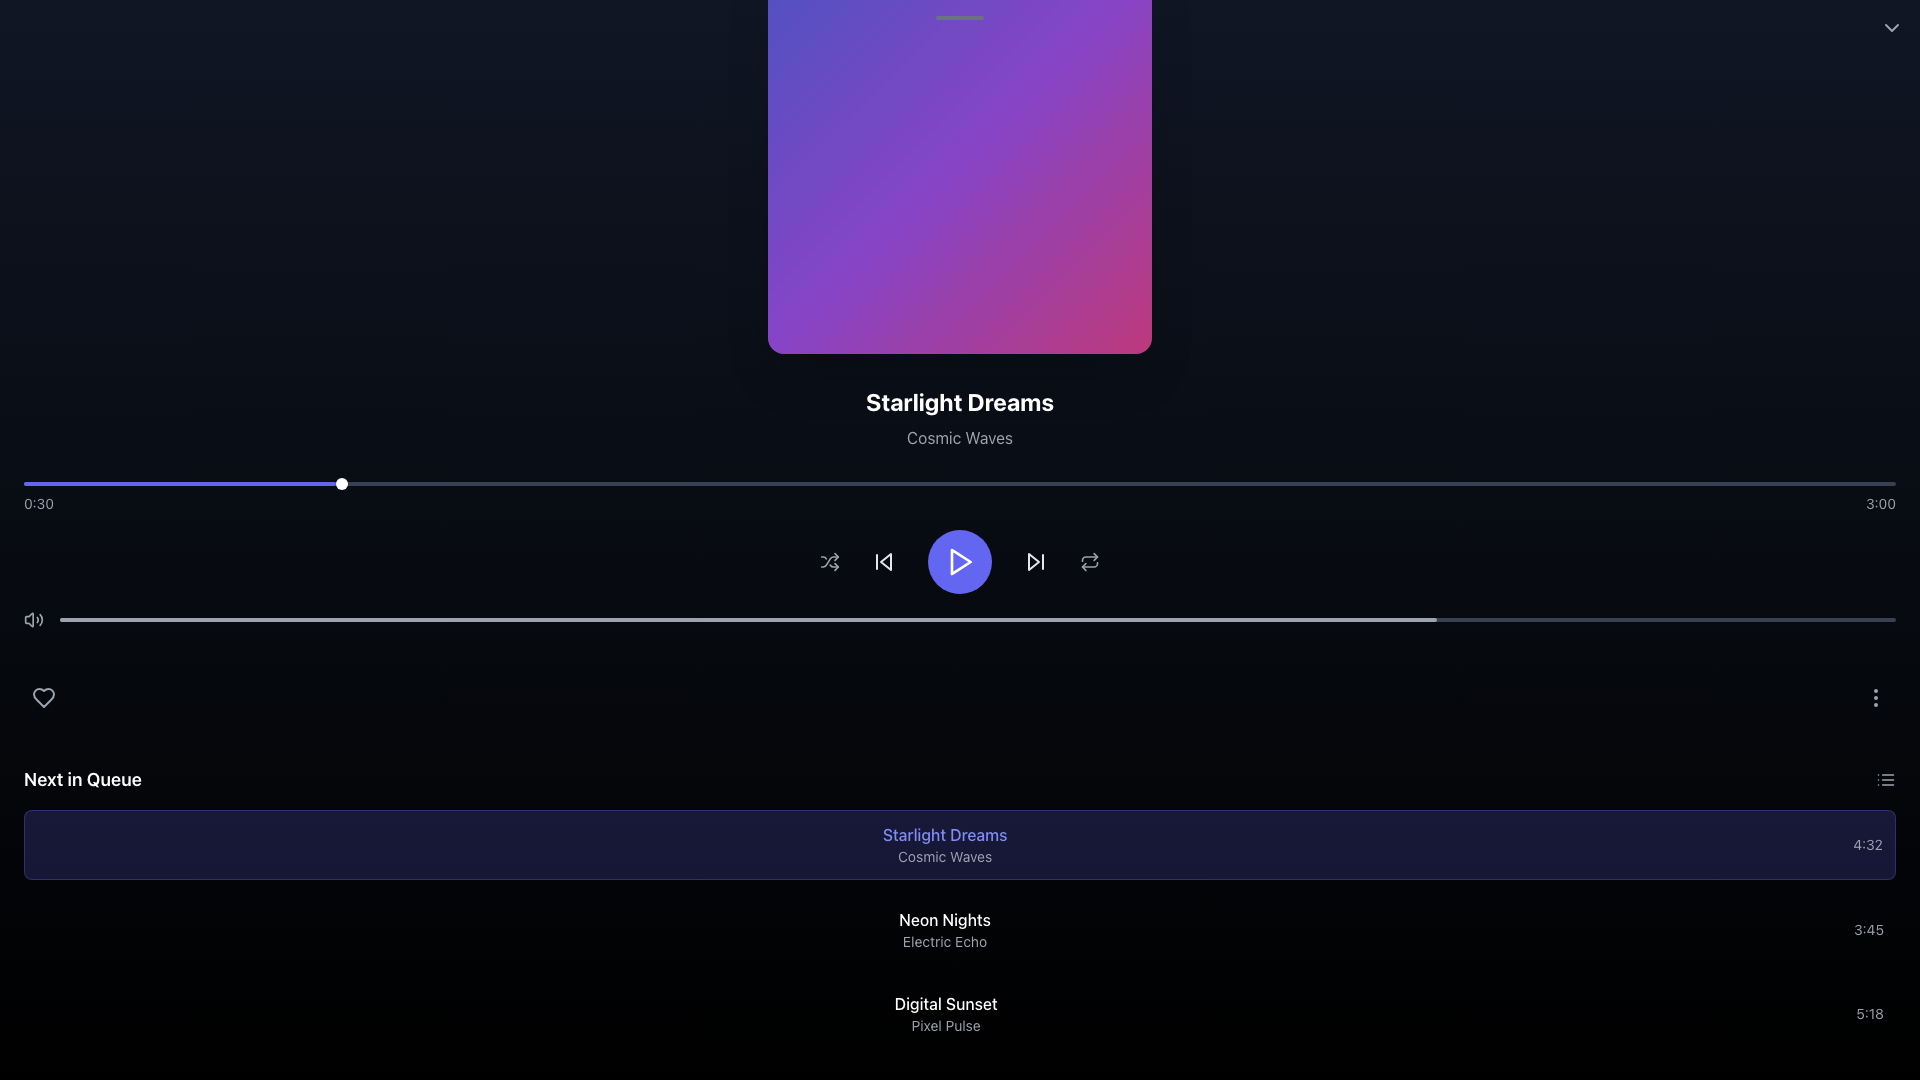 The width and height of the screenshot is (1920, 1080). What do you see at coordinates (882, 562) in the screenshot?
I see `the previous track button located to the left of the central play button in the media control panel to observe any visual state changes` at bounding box center [882, 562].